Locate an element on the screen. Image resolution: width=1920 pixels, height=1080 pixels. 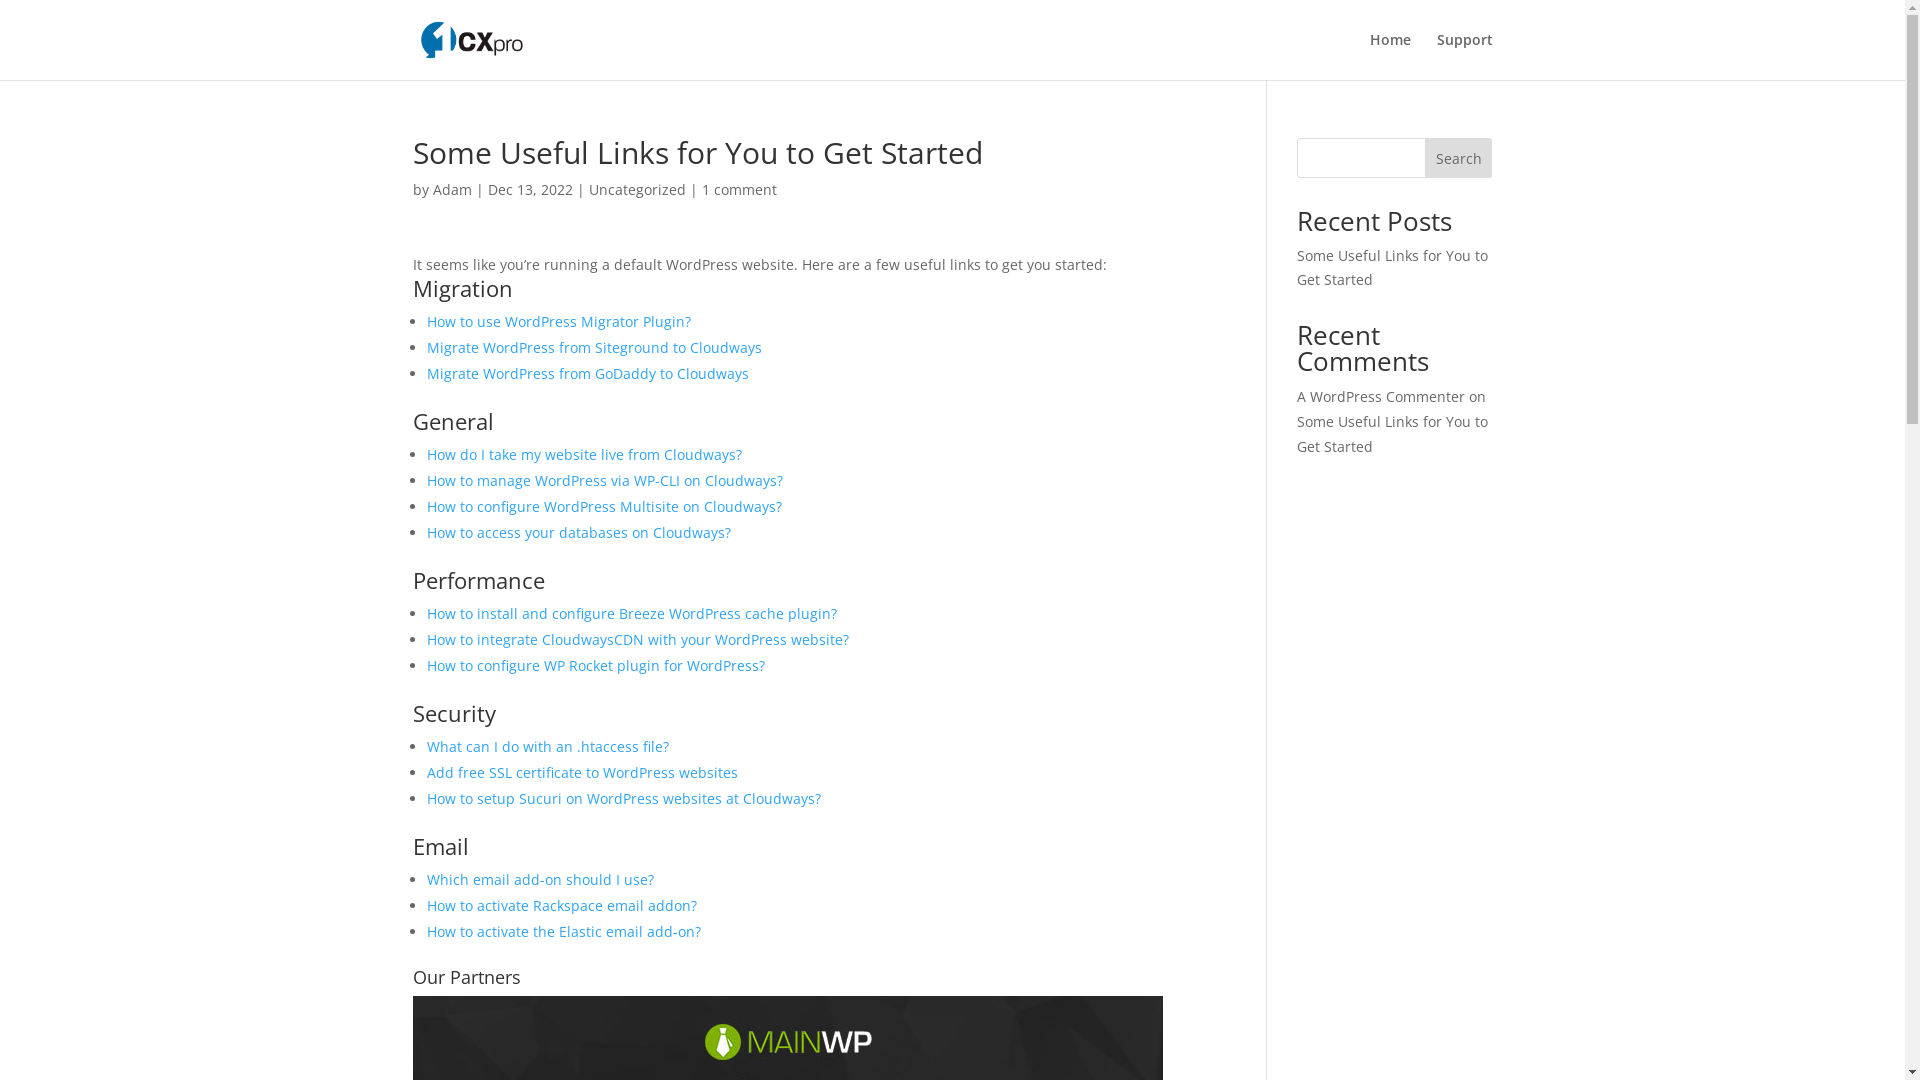
'Search' is located at coordinates (1459, 157).